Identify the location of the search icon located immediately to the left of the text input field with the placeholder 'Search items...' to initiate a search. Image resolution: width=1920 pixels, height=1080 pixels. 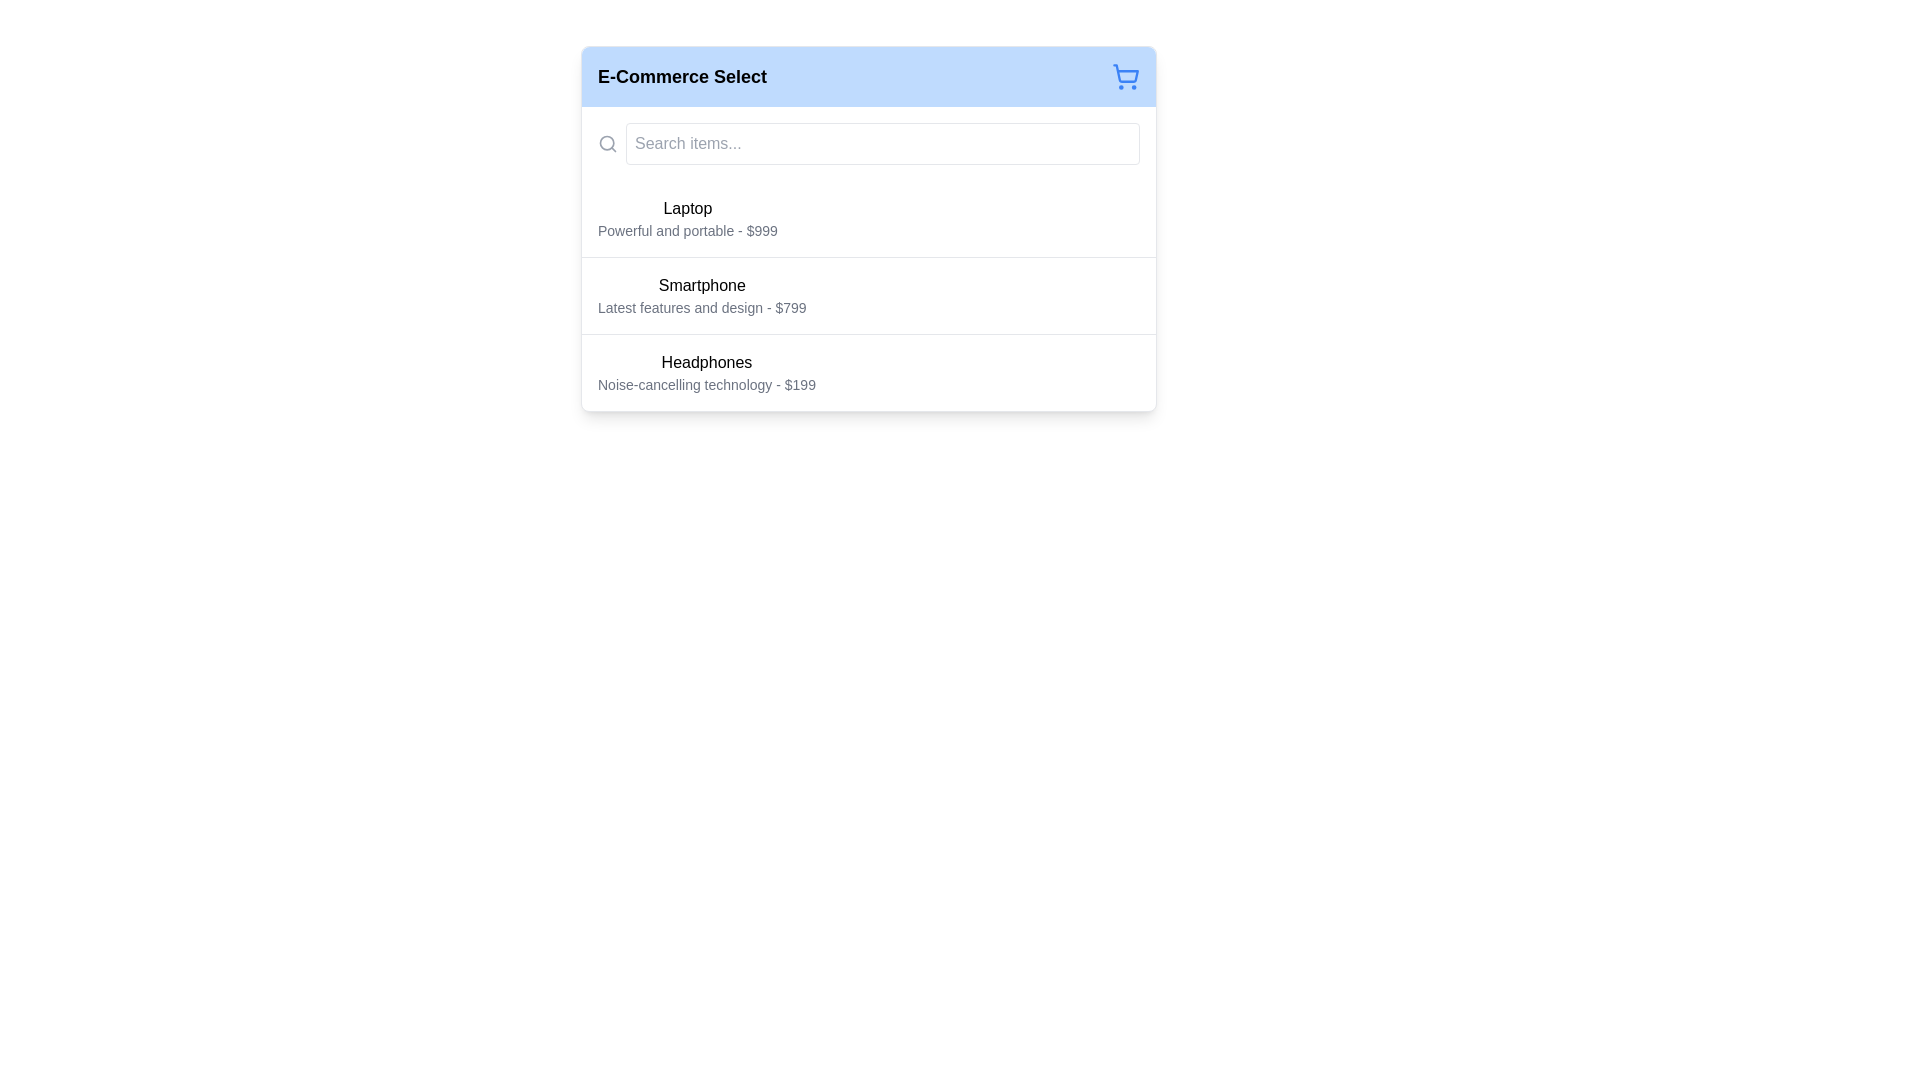
(607, 142).